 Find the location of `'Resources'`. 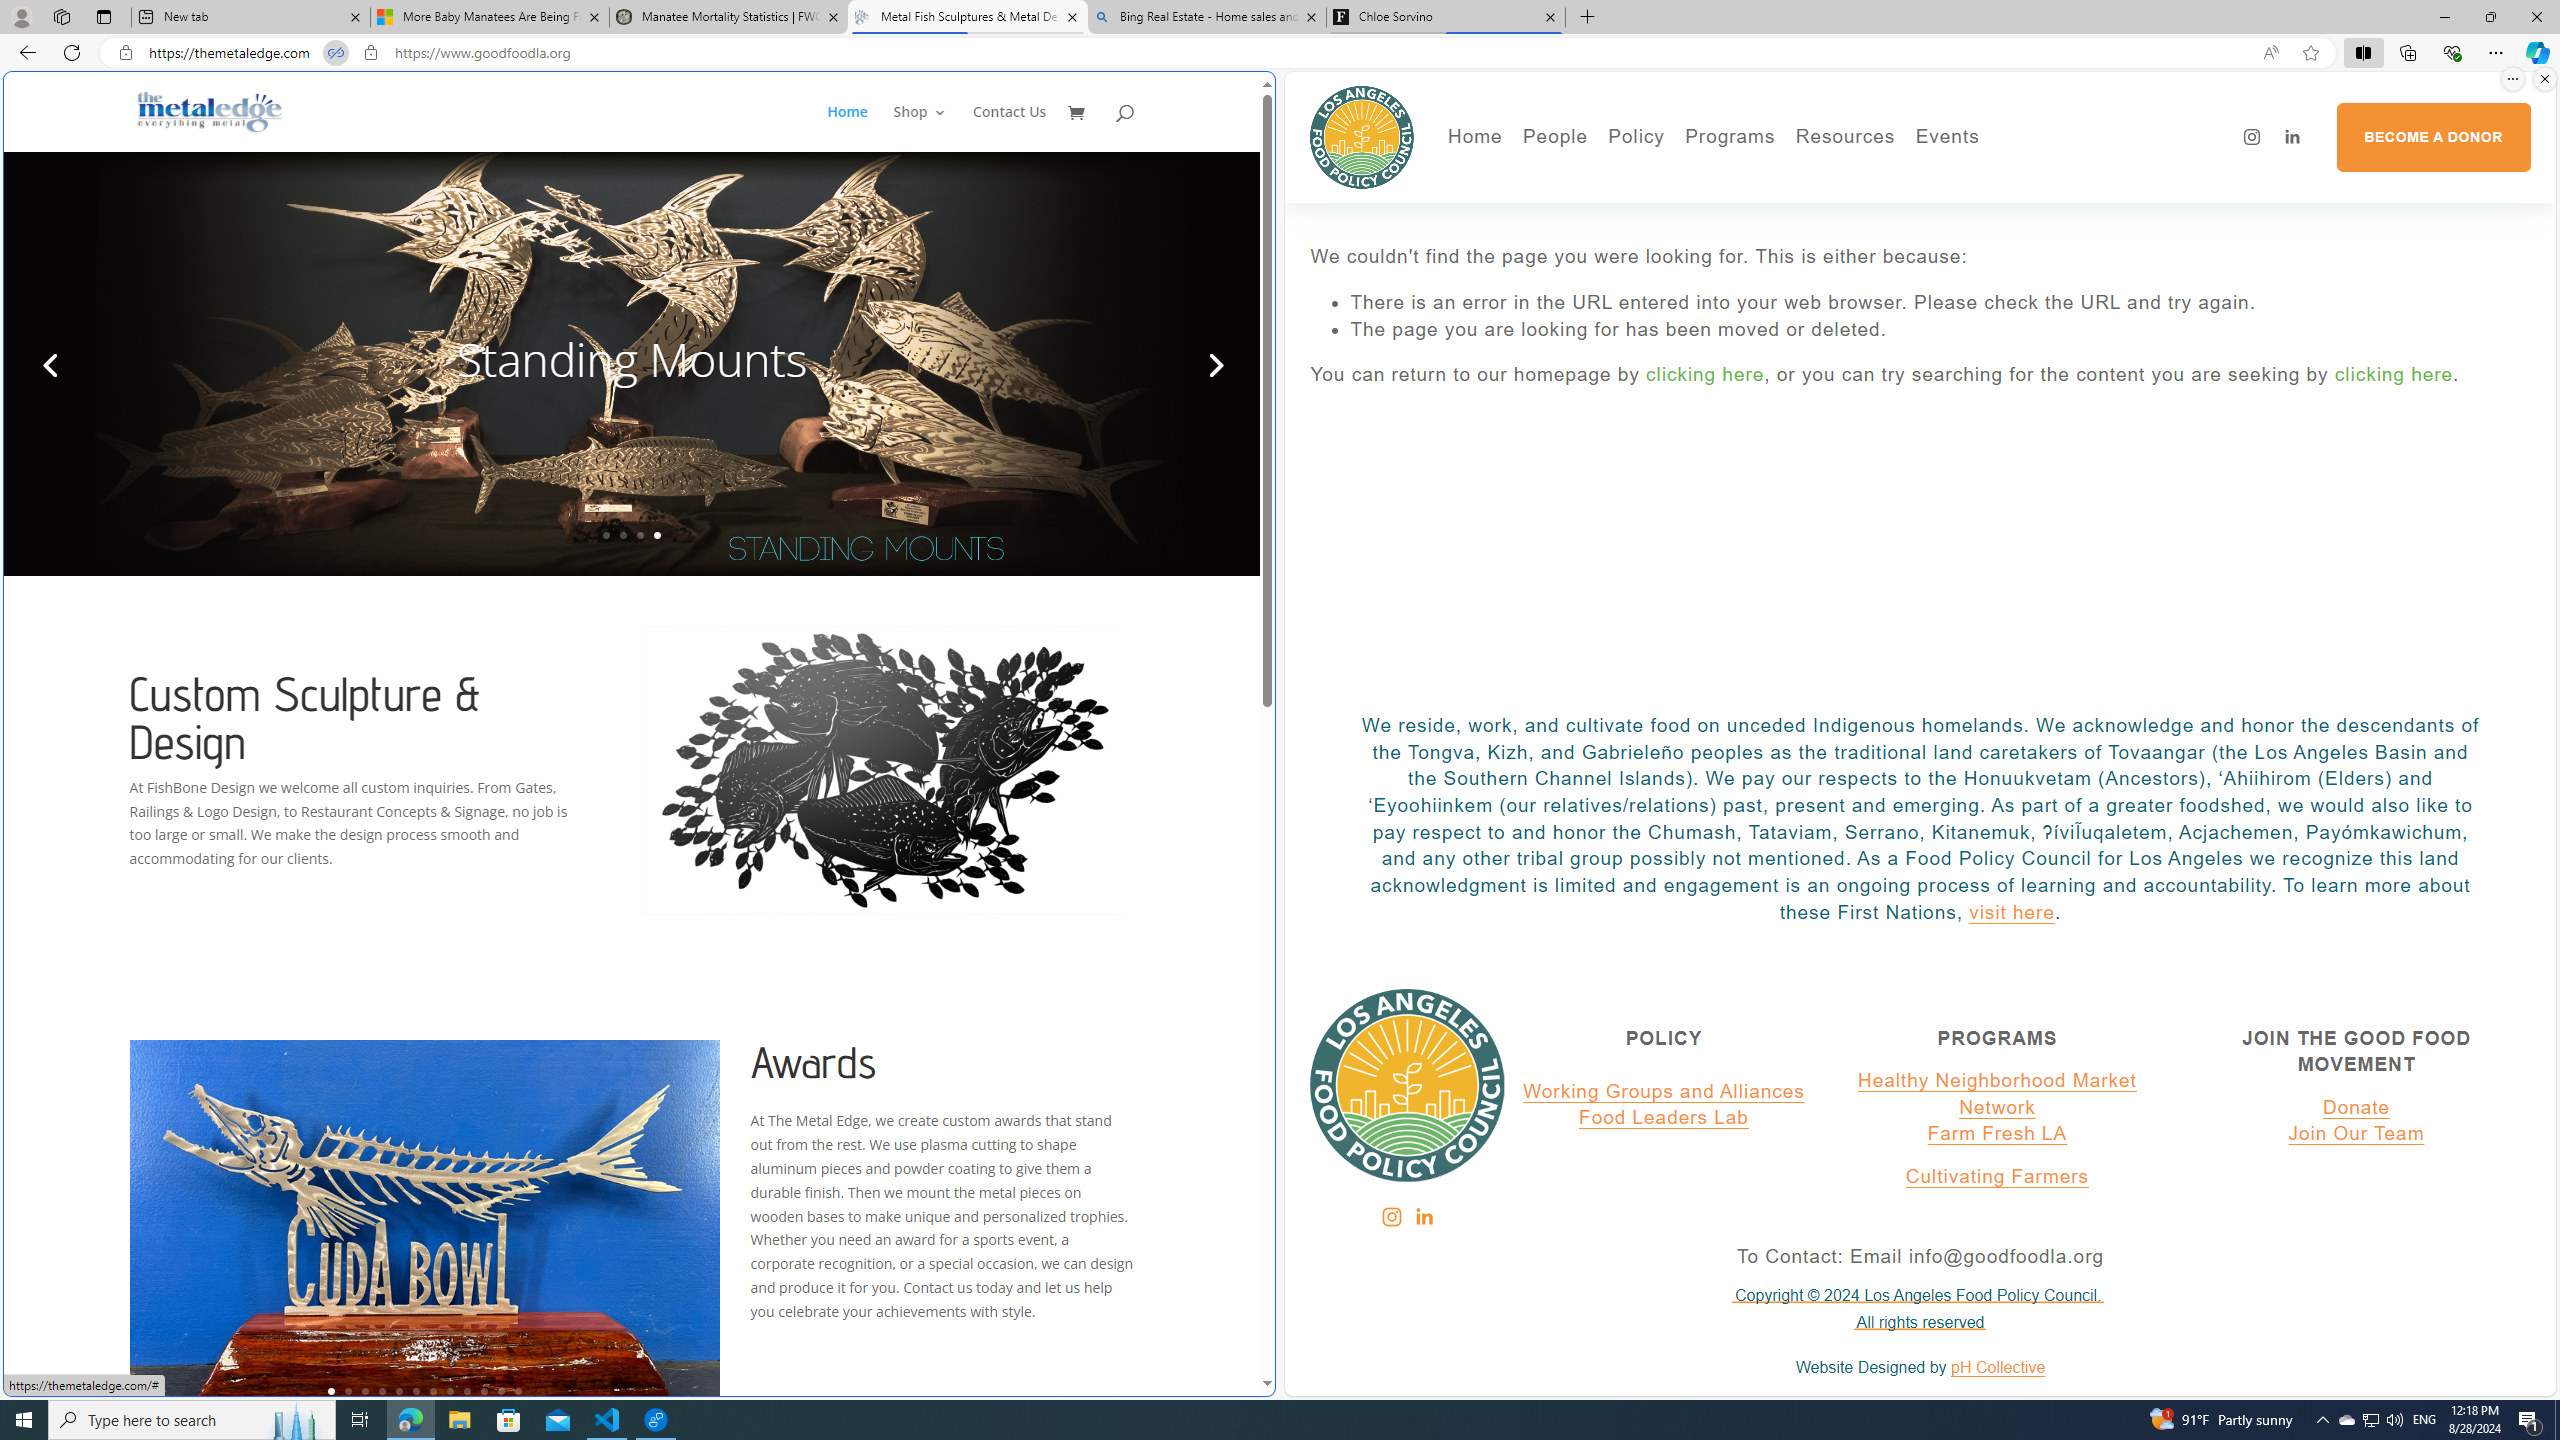

'Resources' is located at coordinates (1844, 137).